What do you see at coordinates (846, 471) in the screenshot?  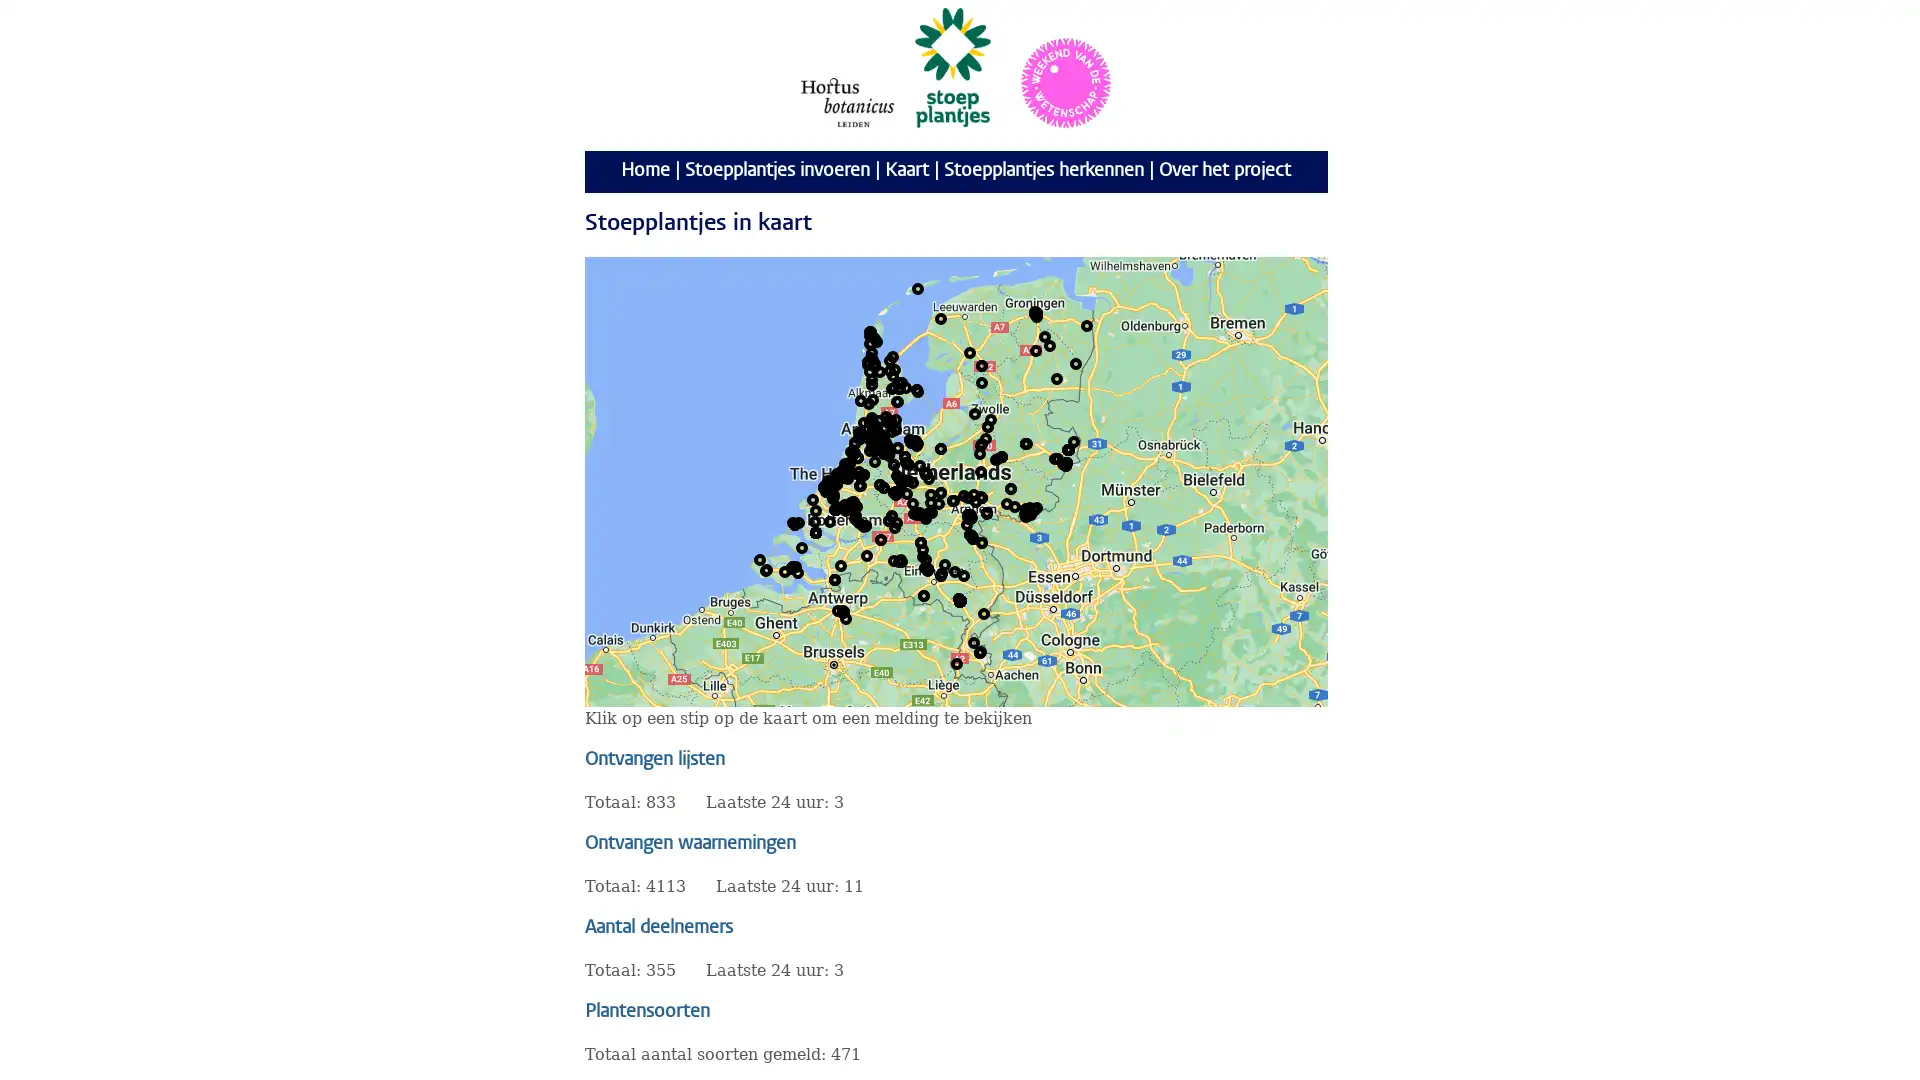 I see `Telling van Thalents Leiden op 26 maart 2022` at bounding box center [846, 471].